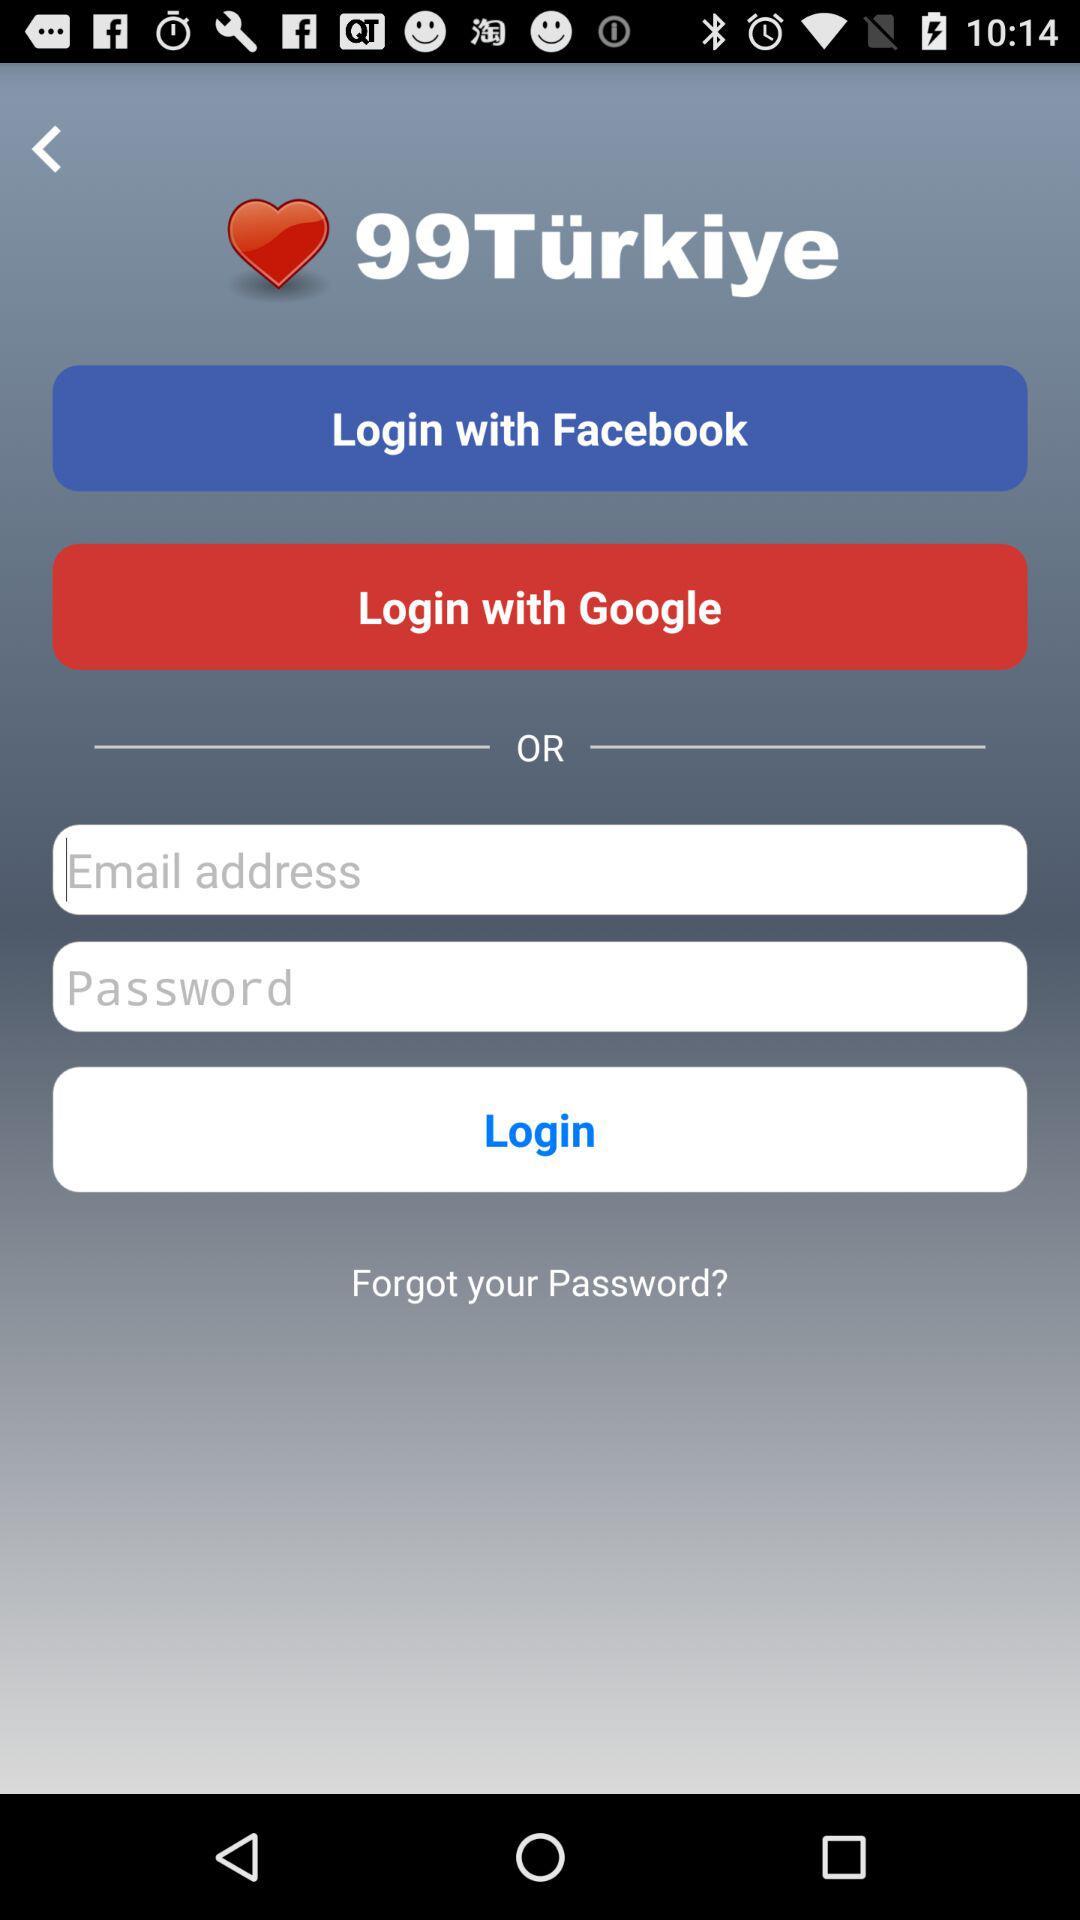  I want to click on email address login space, so click(540, 869).